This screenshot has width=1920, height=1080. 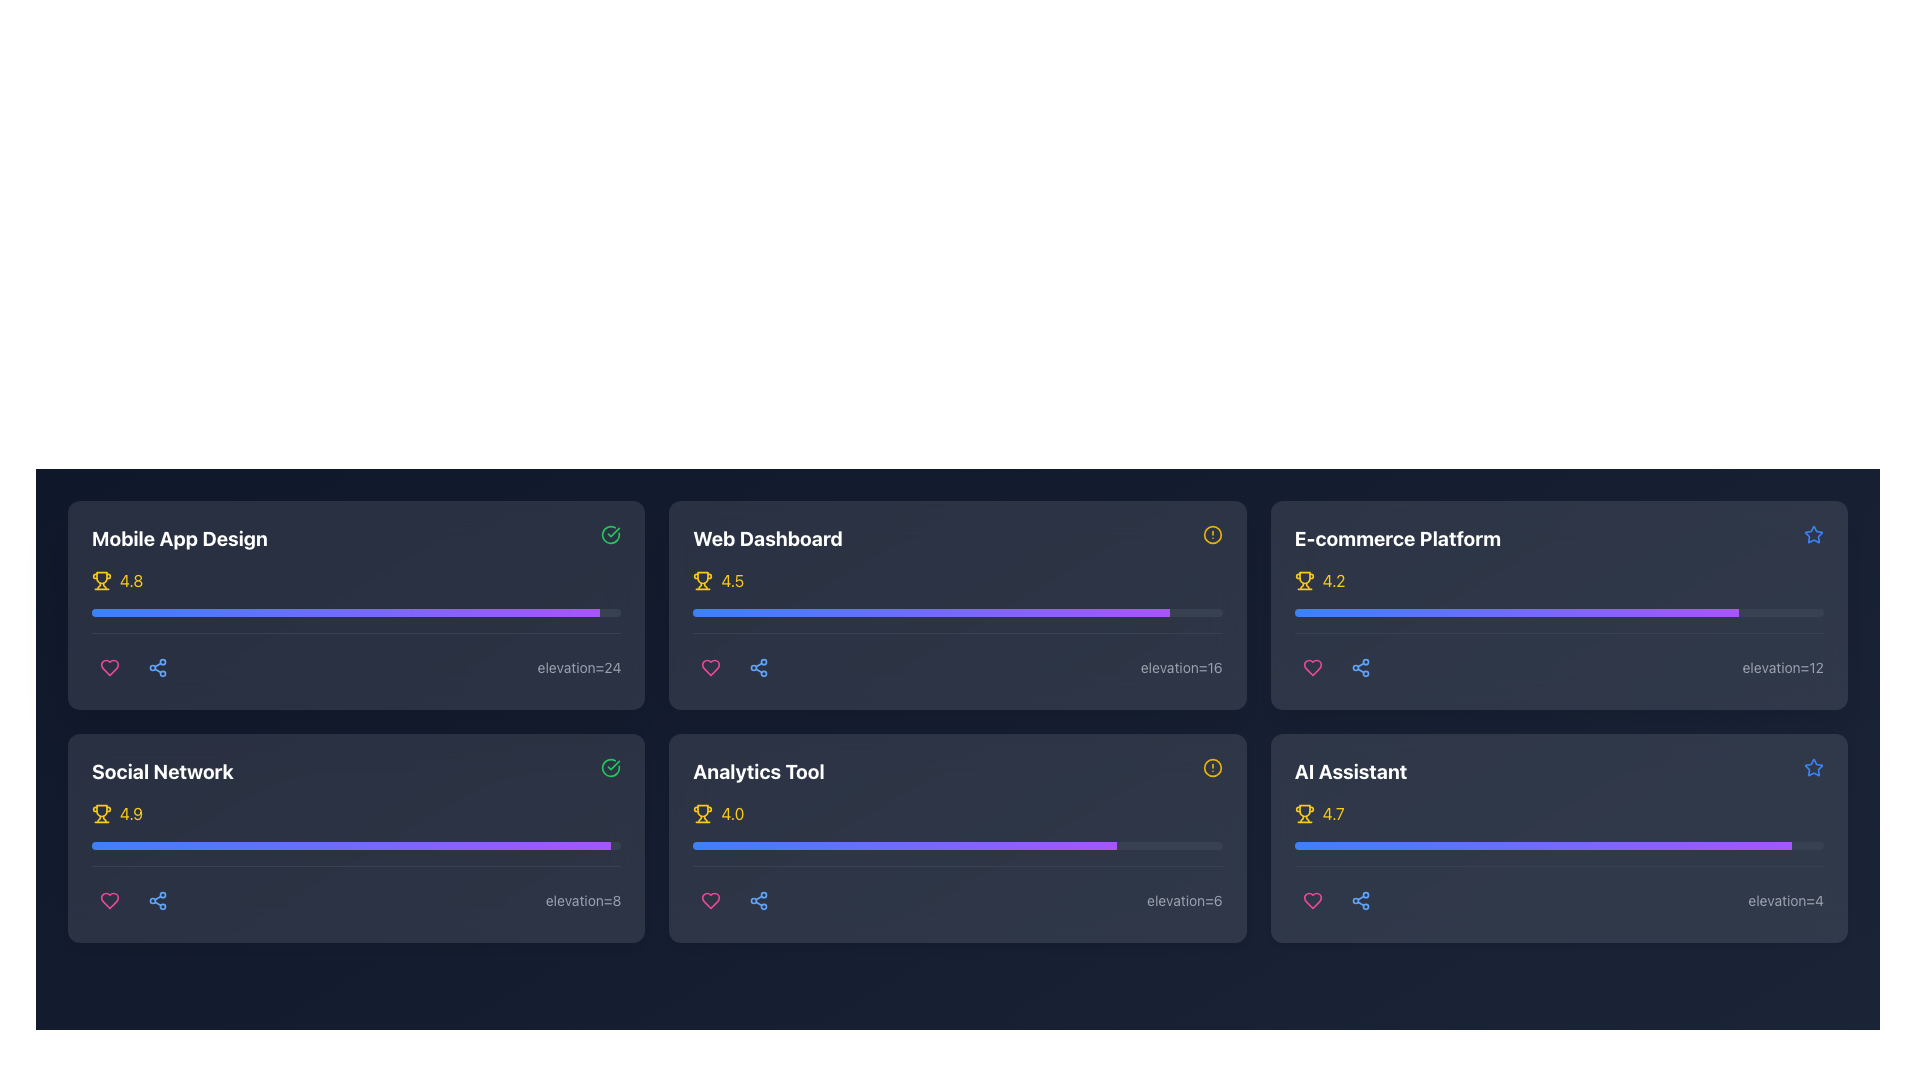 I want to click on the alert icon located at the top right corner of the 'Web Dashboard' card, adjacent to the title text 'Web Dashboard', so click(x=1211, y=534).